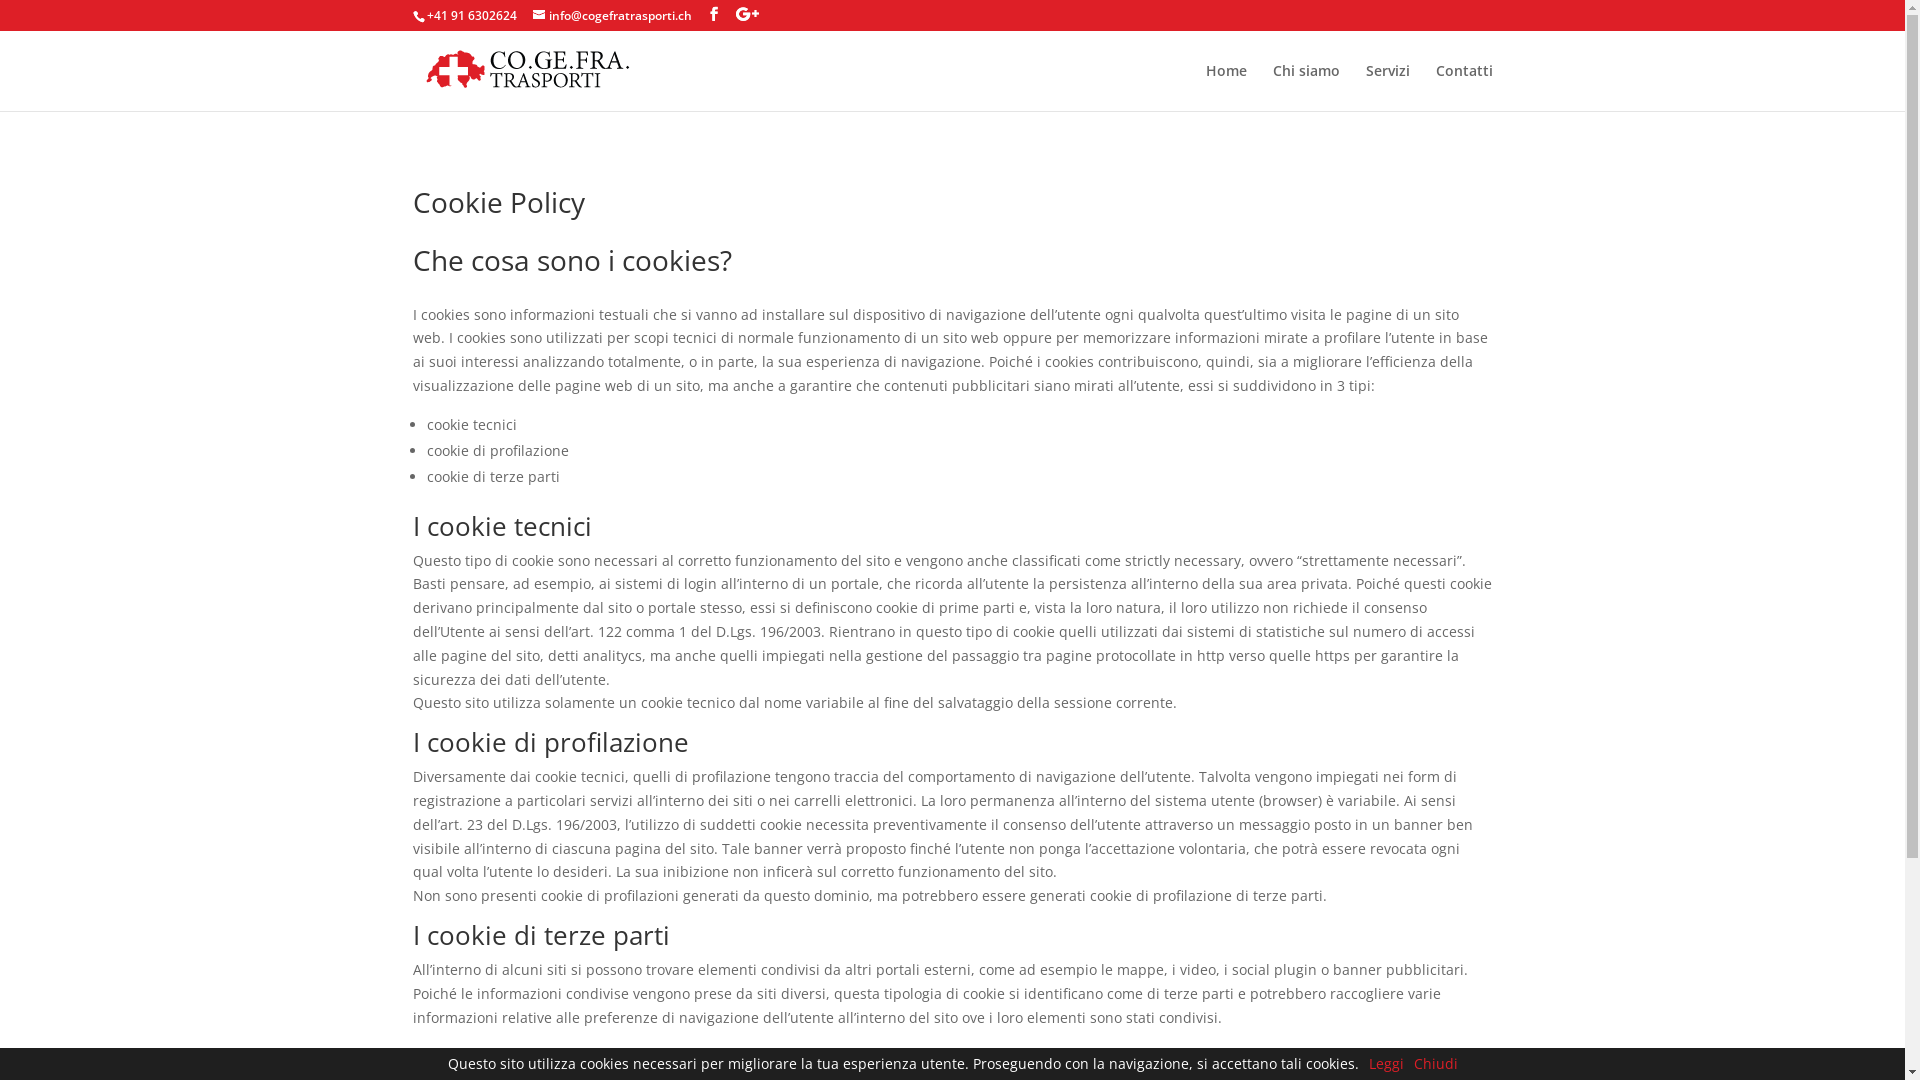  Describe the element at coordinates (1305, 86) in the screenshot. I see `'Chi siamo'` at that location.